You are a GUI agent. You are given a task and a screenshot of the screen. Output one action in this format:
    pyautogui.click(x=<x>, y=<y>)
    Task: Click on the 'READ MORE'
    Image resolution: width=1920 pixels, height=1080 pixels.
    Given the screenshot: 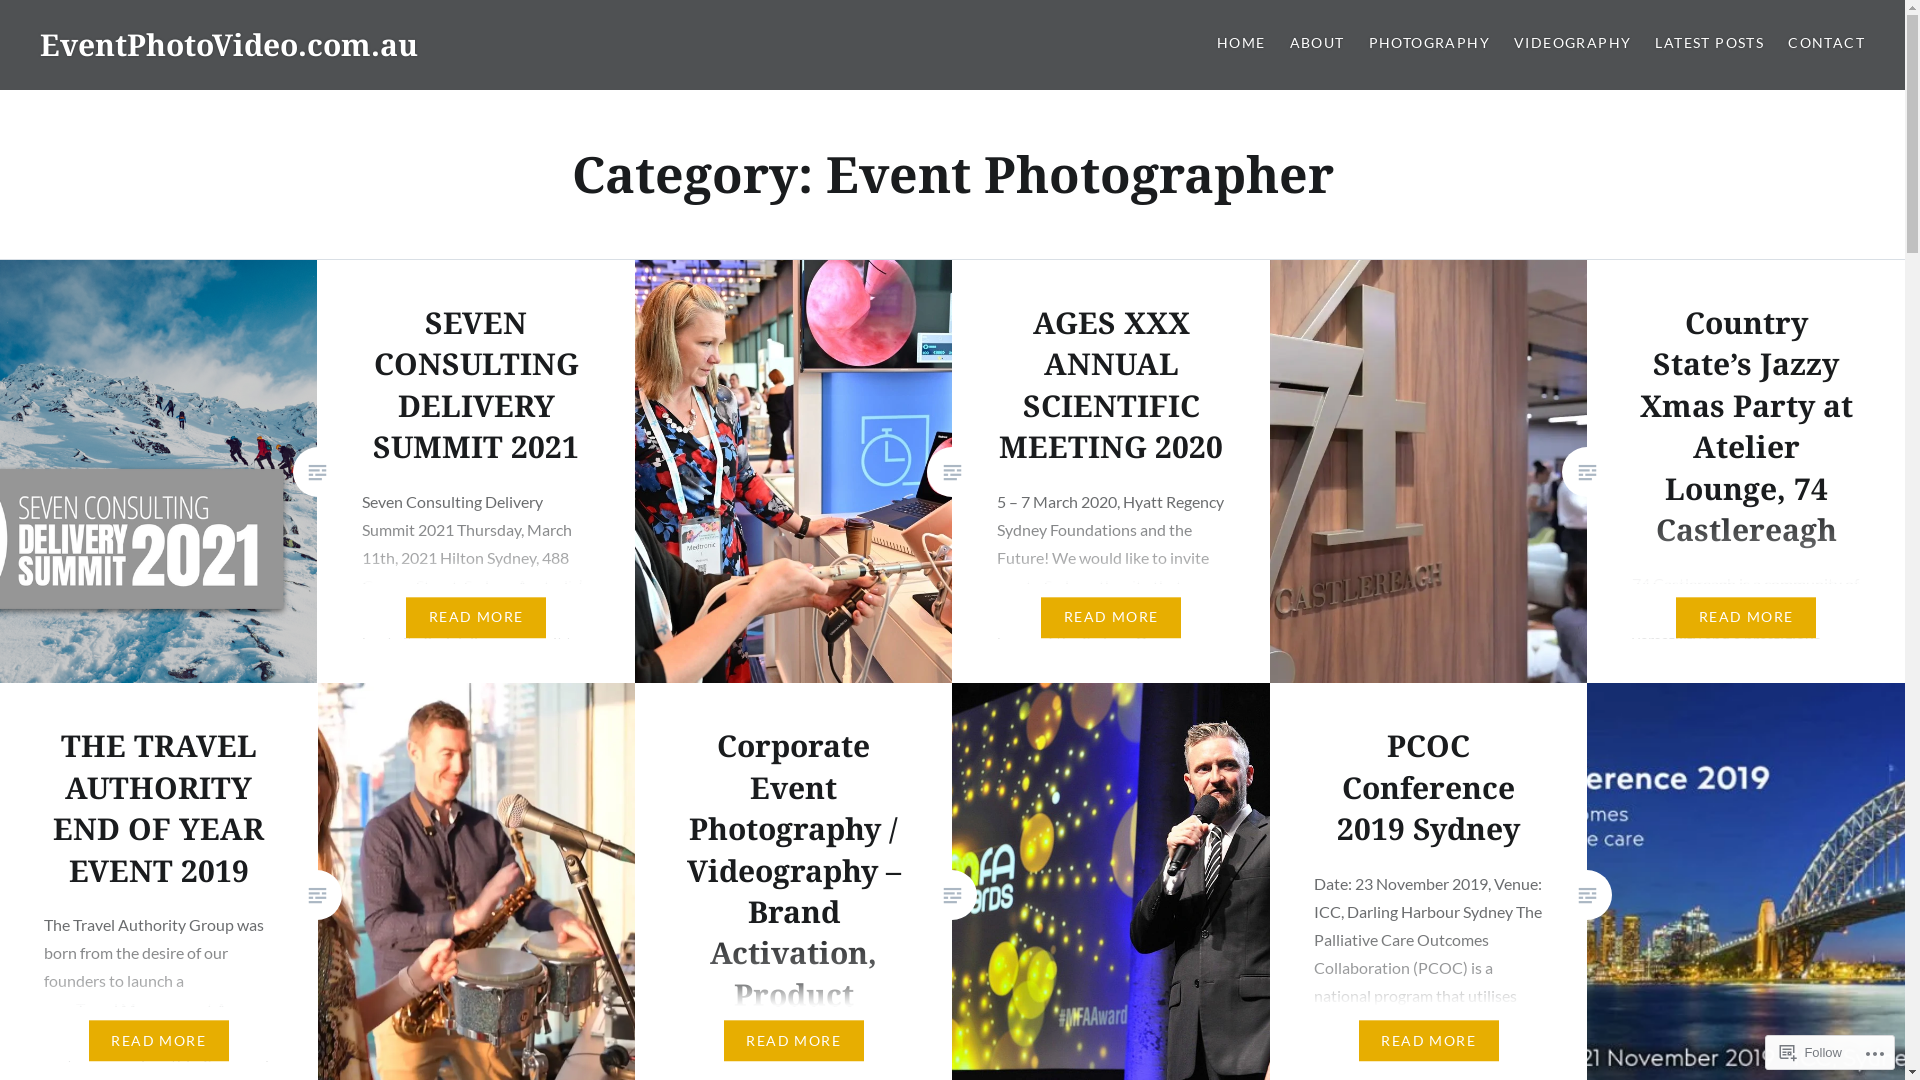 What is the action you would take?
    pyautogui.click(x=1428, y=1040)
    